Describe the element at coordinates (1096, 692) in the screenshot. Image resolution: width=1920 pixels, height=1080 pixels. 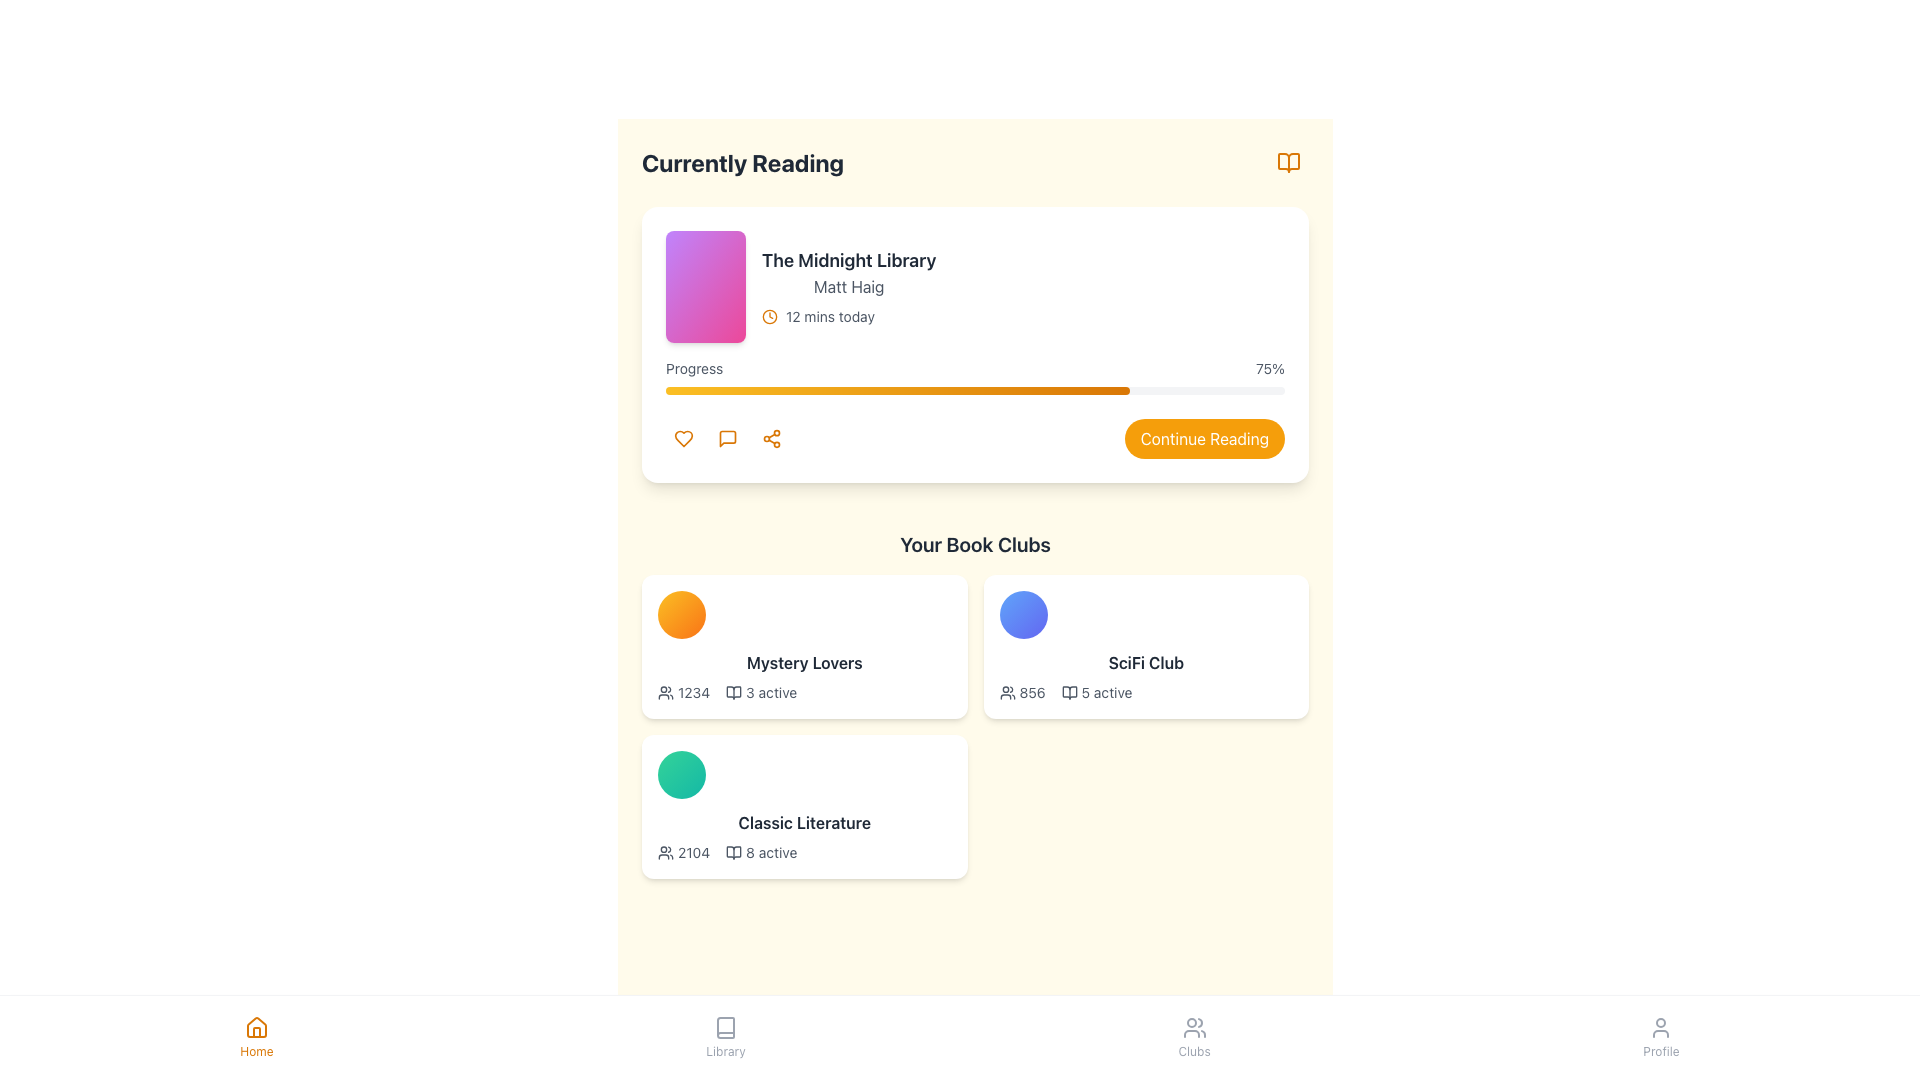
I see `the Informational Label displaying '5 active' within the 'SciFi Club' card in the 'Your Book Clubs' section` at that location.